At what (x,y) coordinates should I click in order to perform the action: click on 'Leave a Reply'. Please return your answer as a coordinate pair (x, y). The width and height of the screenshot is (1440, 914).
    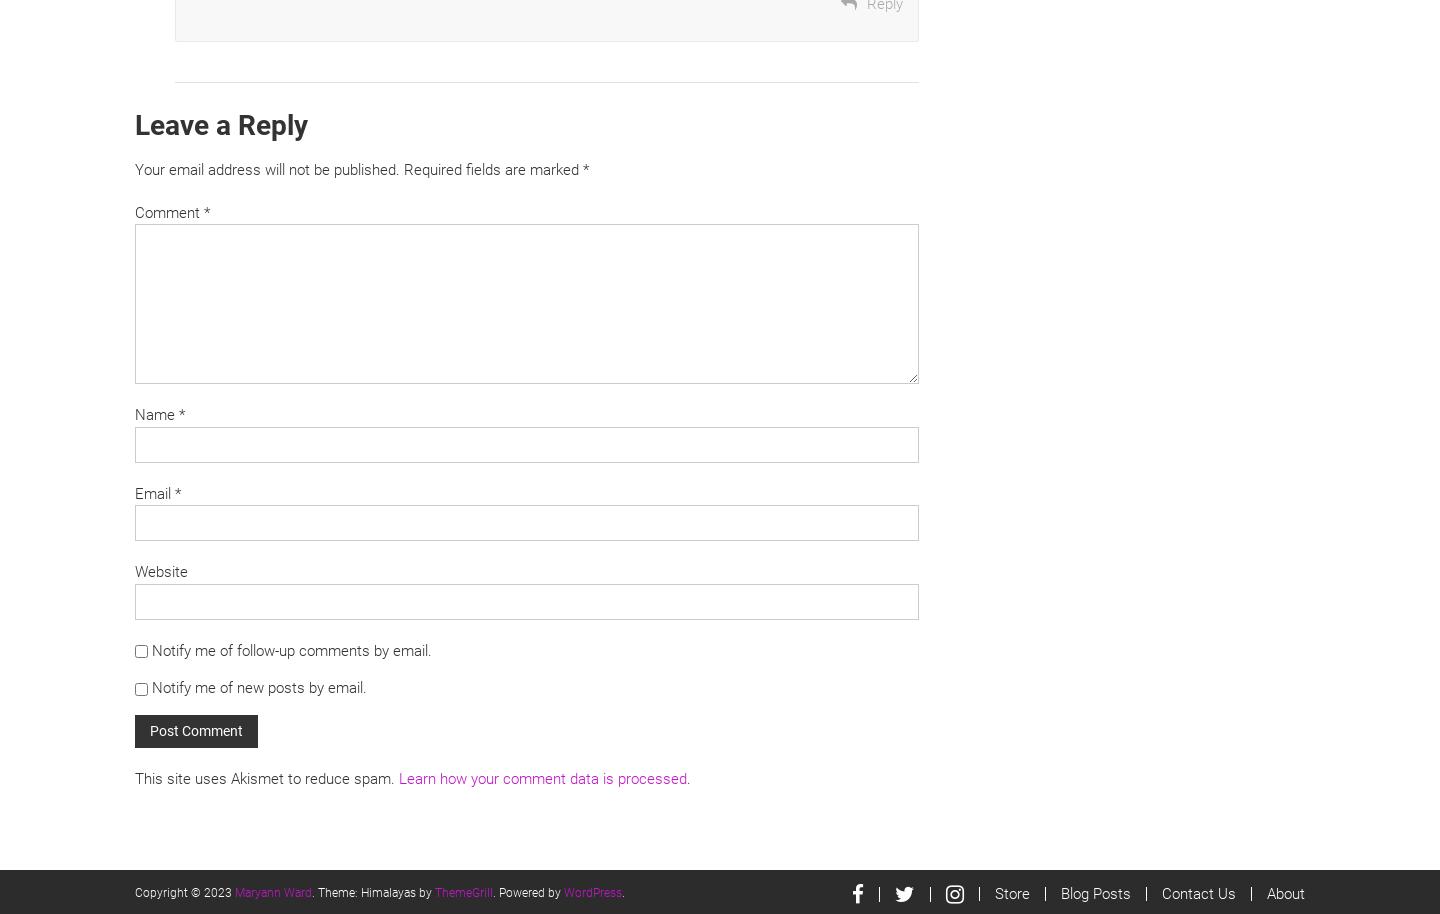
    Looking at the image, I should click on (221, 124).